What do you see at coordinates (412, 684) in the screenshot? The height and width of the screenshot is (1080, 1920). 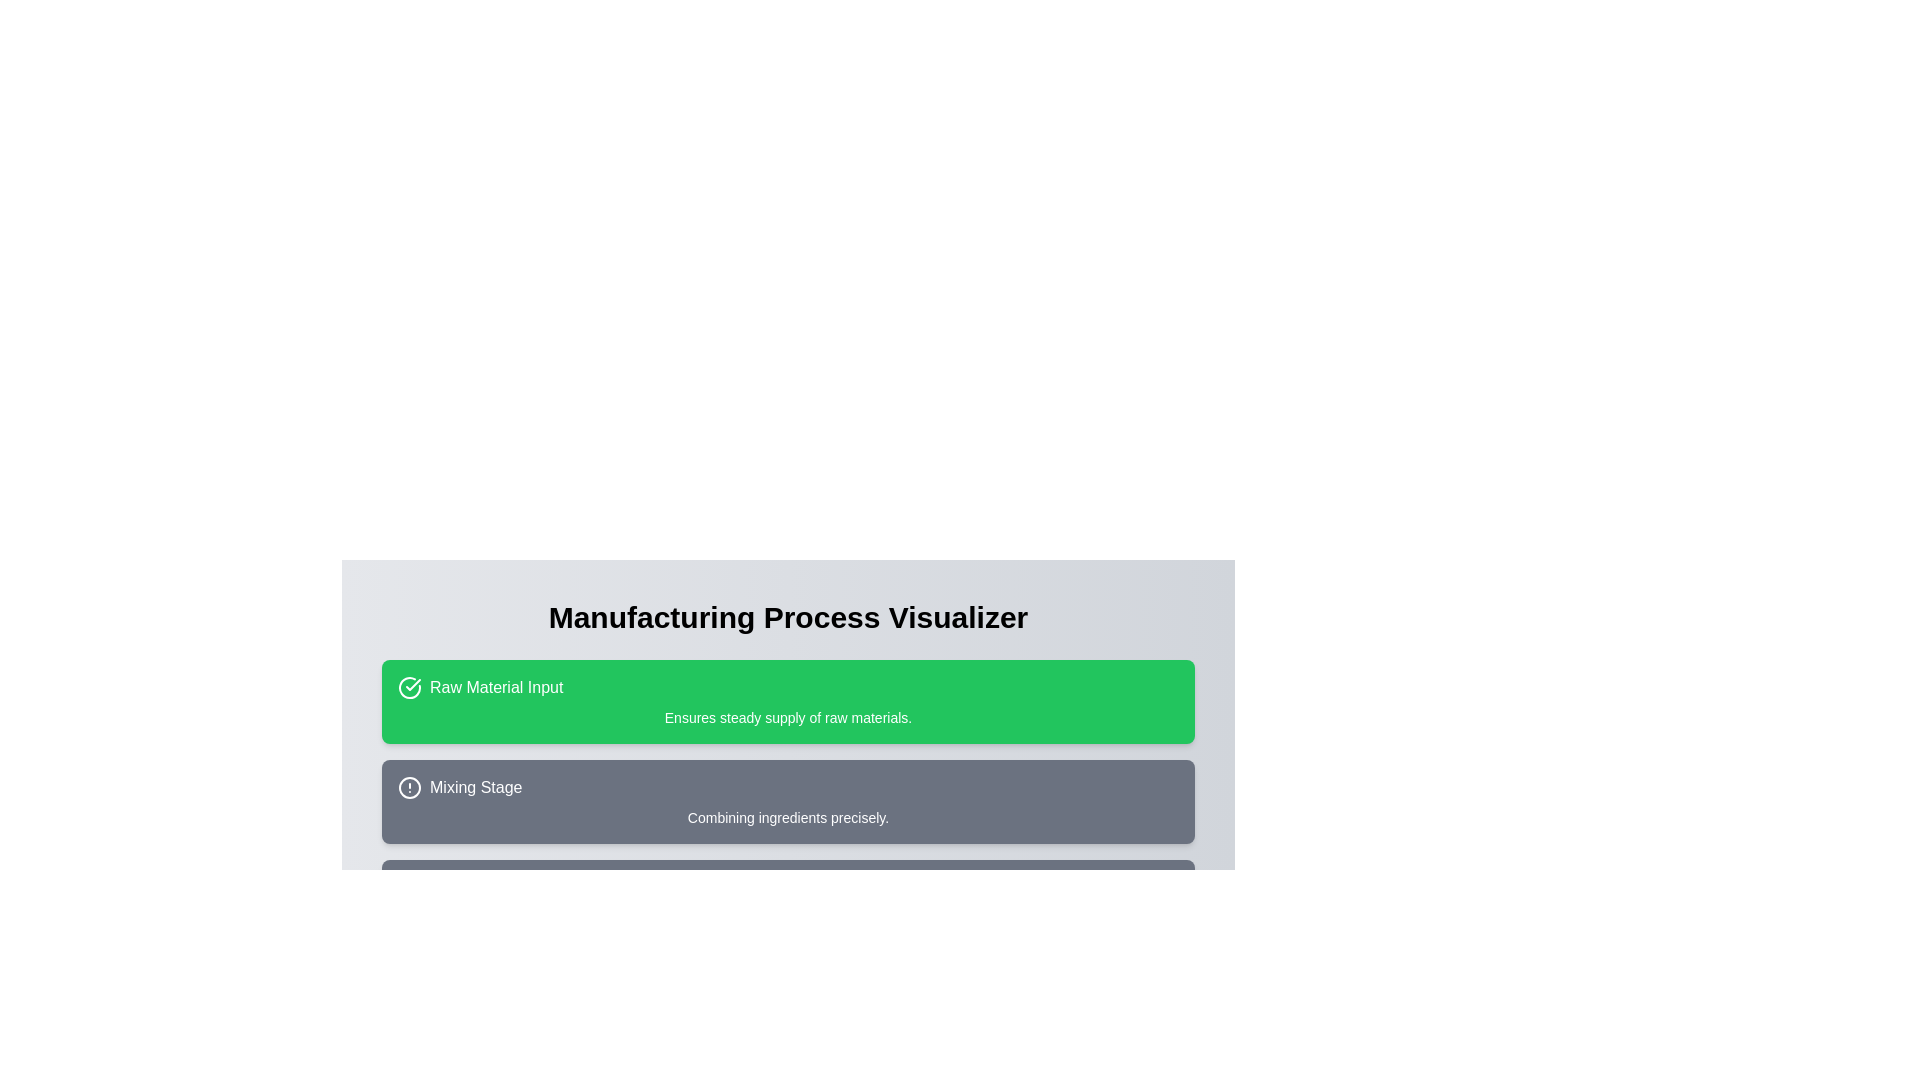 I see `the checkmark icon indicating a positive status, which is positioned to the left of the text 'Raw Material Input' in the first card of the process stages chart` at bounding box center [412, 684].